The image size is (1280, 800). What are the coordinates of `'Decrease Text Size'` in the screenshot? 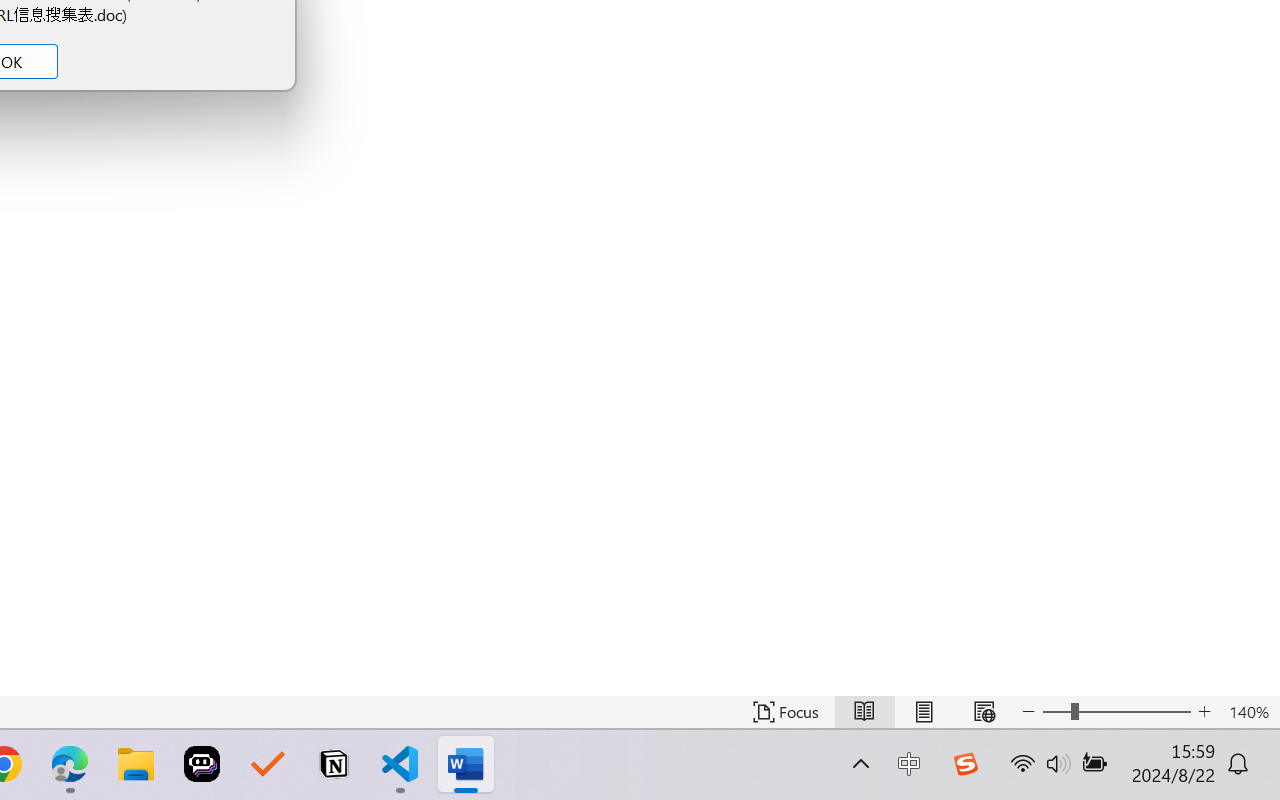 It's located at (1029, 711).